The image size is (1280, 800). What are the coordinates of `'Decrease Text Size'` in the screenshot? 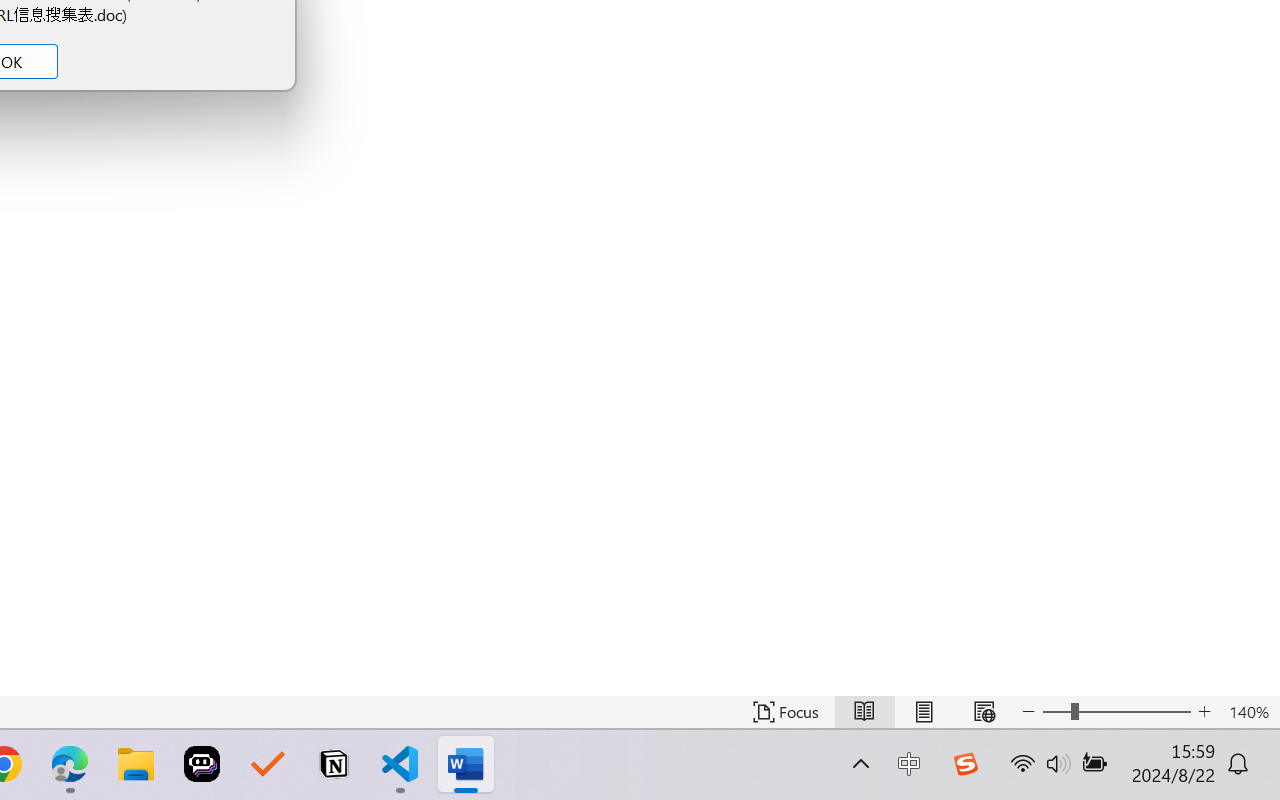 It's located at (1029, 711).